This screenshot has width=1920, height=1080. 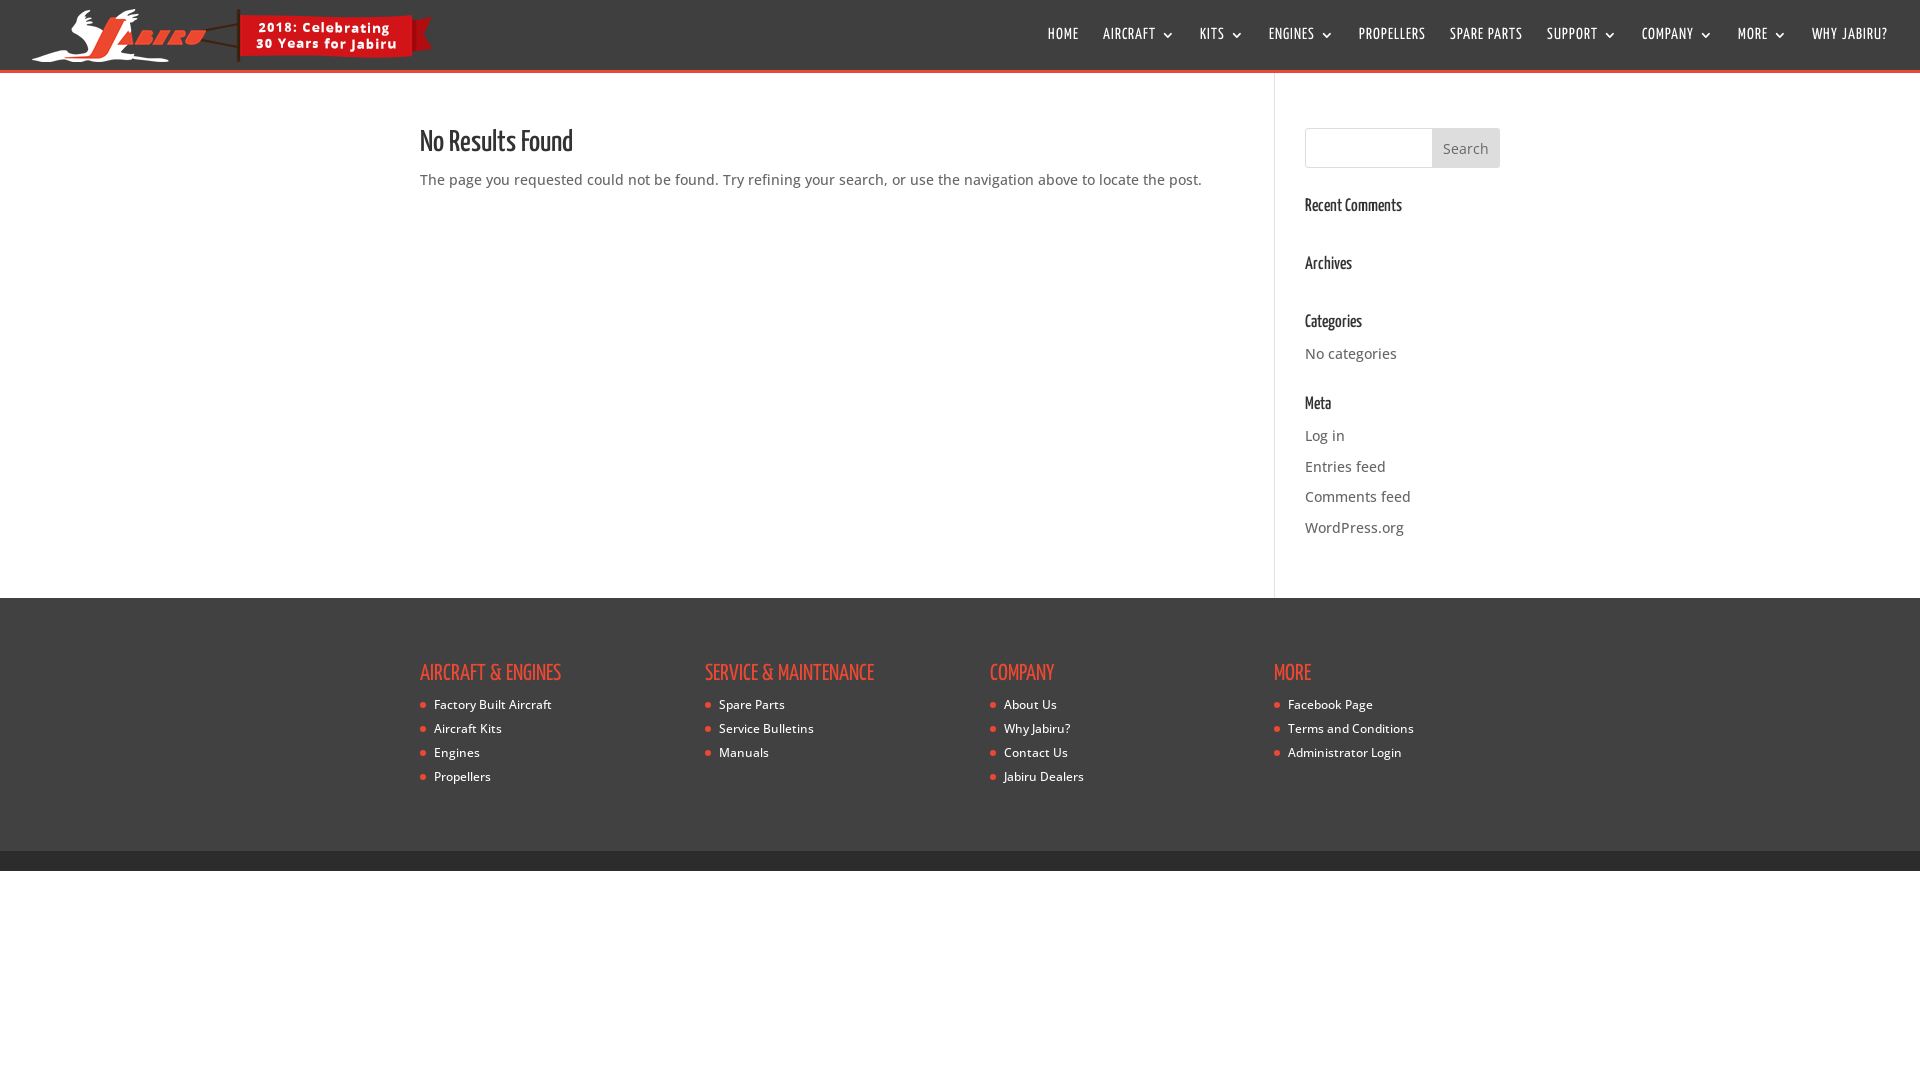 I want to click on 'Contact Us', so click(x=1036, y=752).